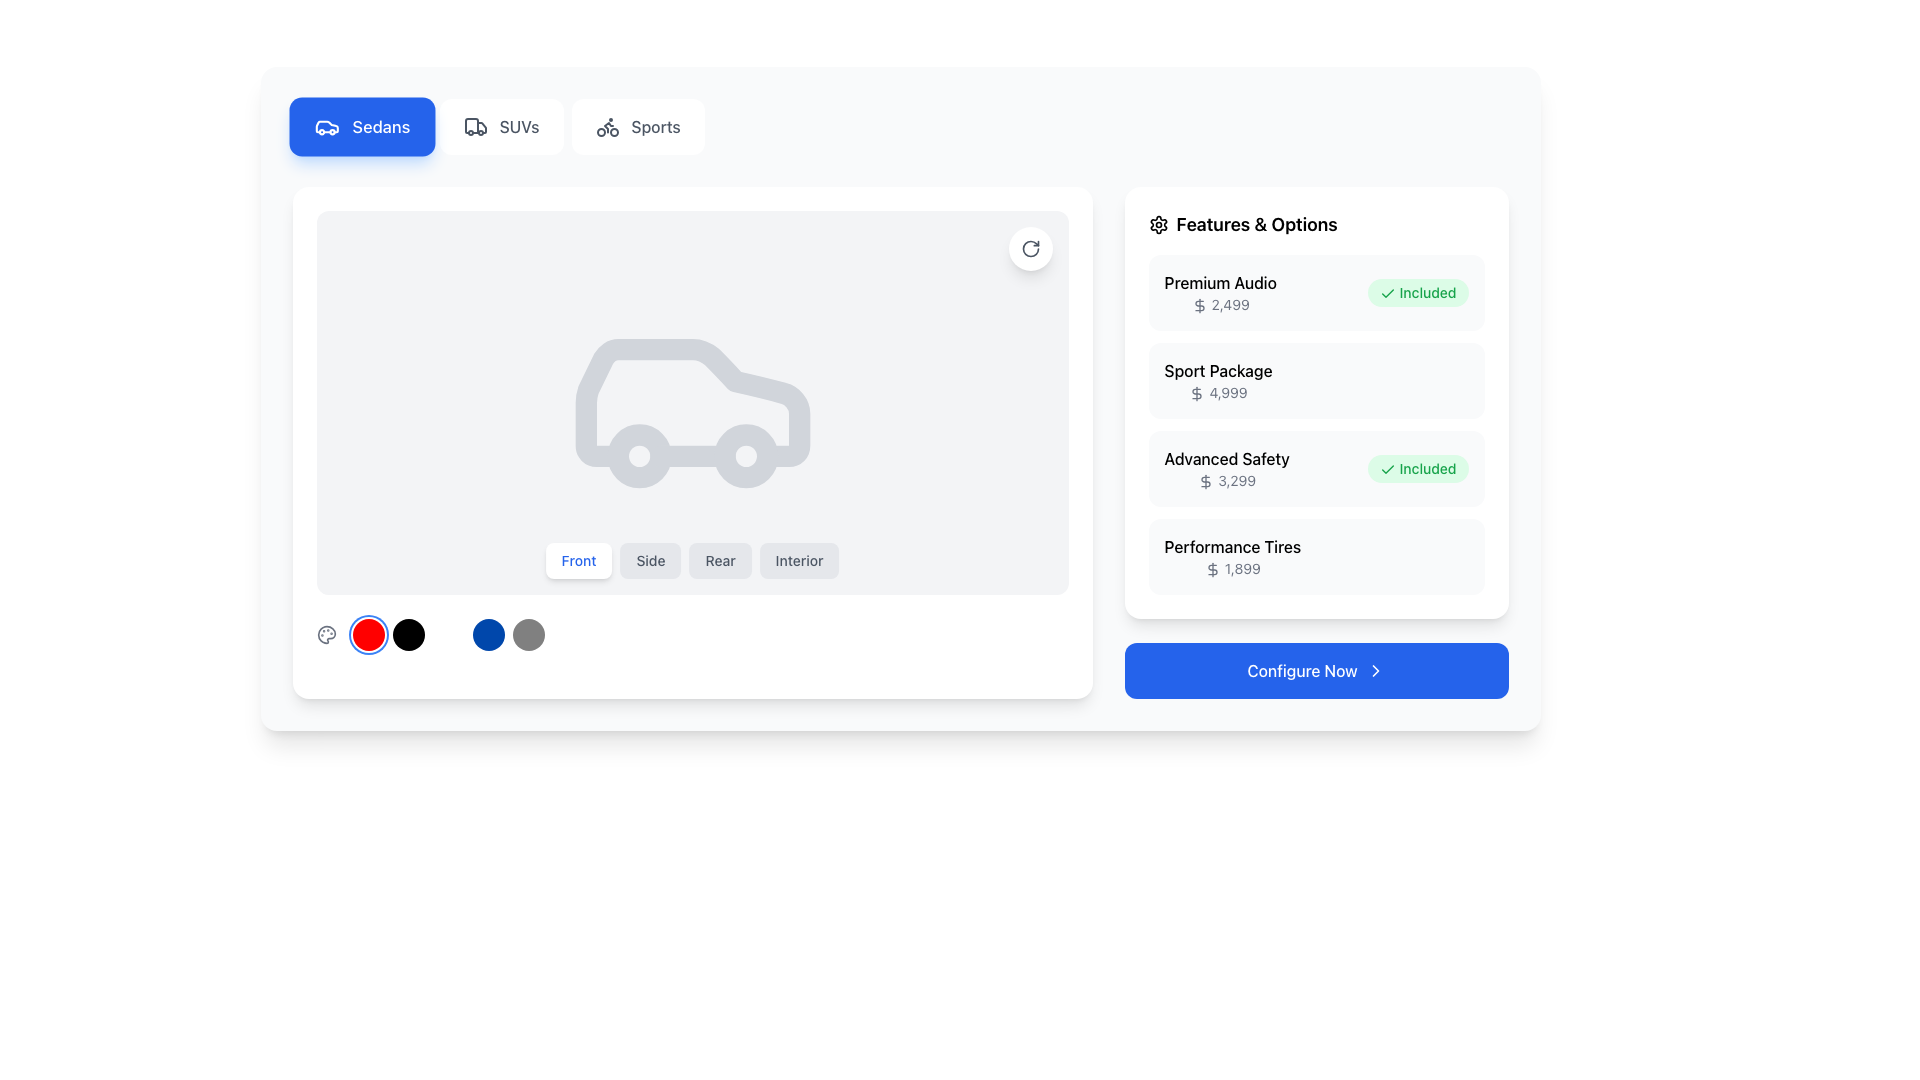 This screenshot has height=1080, width=1920. I want to click on information displayed in the Option card for 'Sport Package $4,999', which is the second item under 'Features & Options', so click(1316, 402).